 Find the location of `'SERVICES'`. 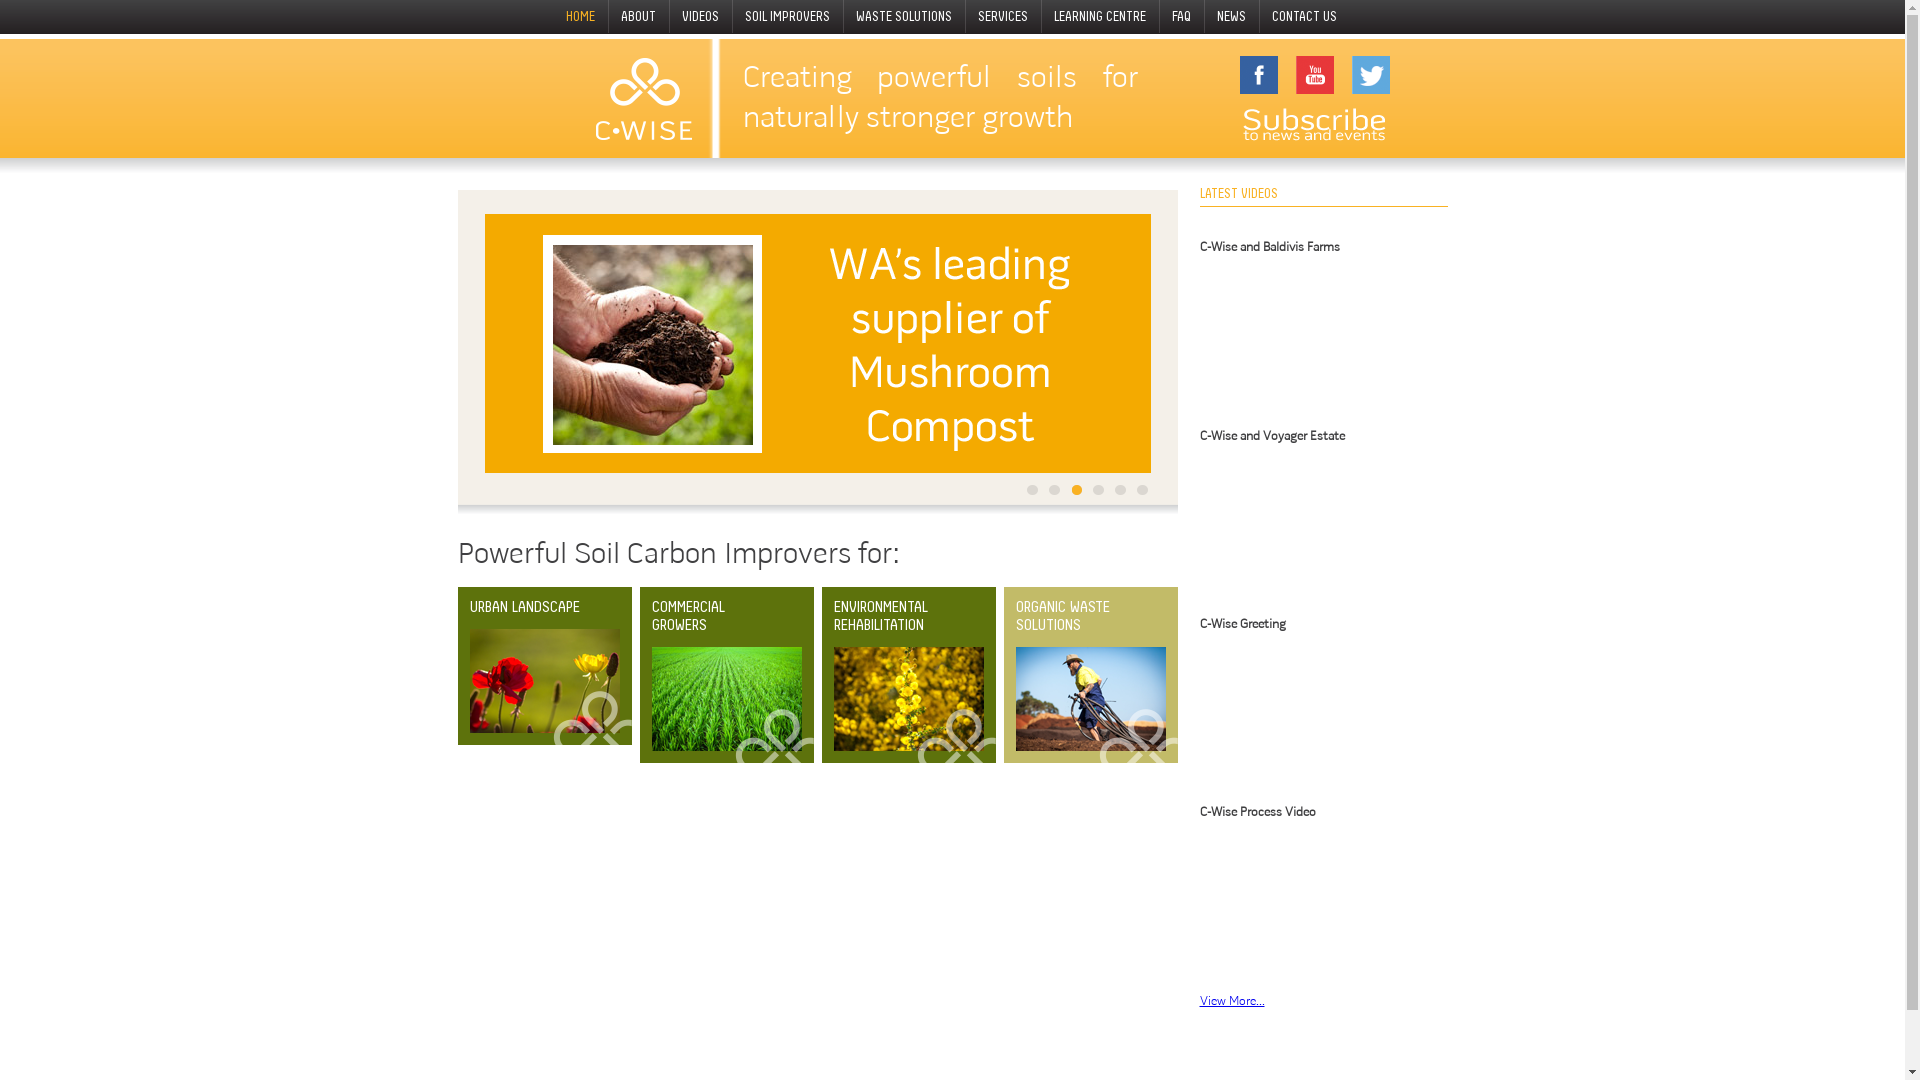

'SERVICES' is located at coordinates (1003, 16).